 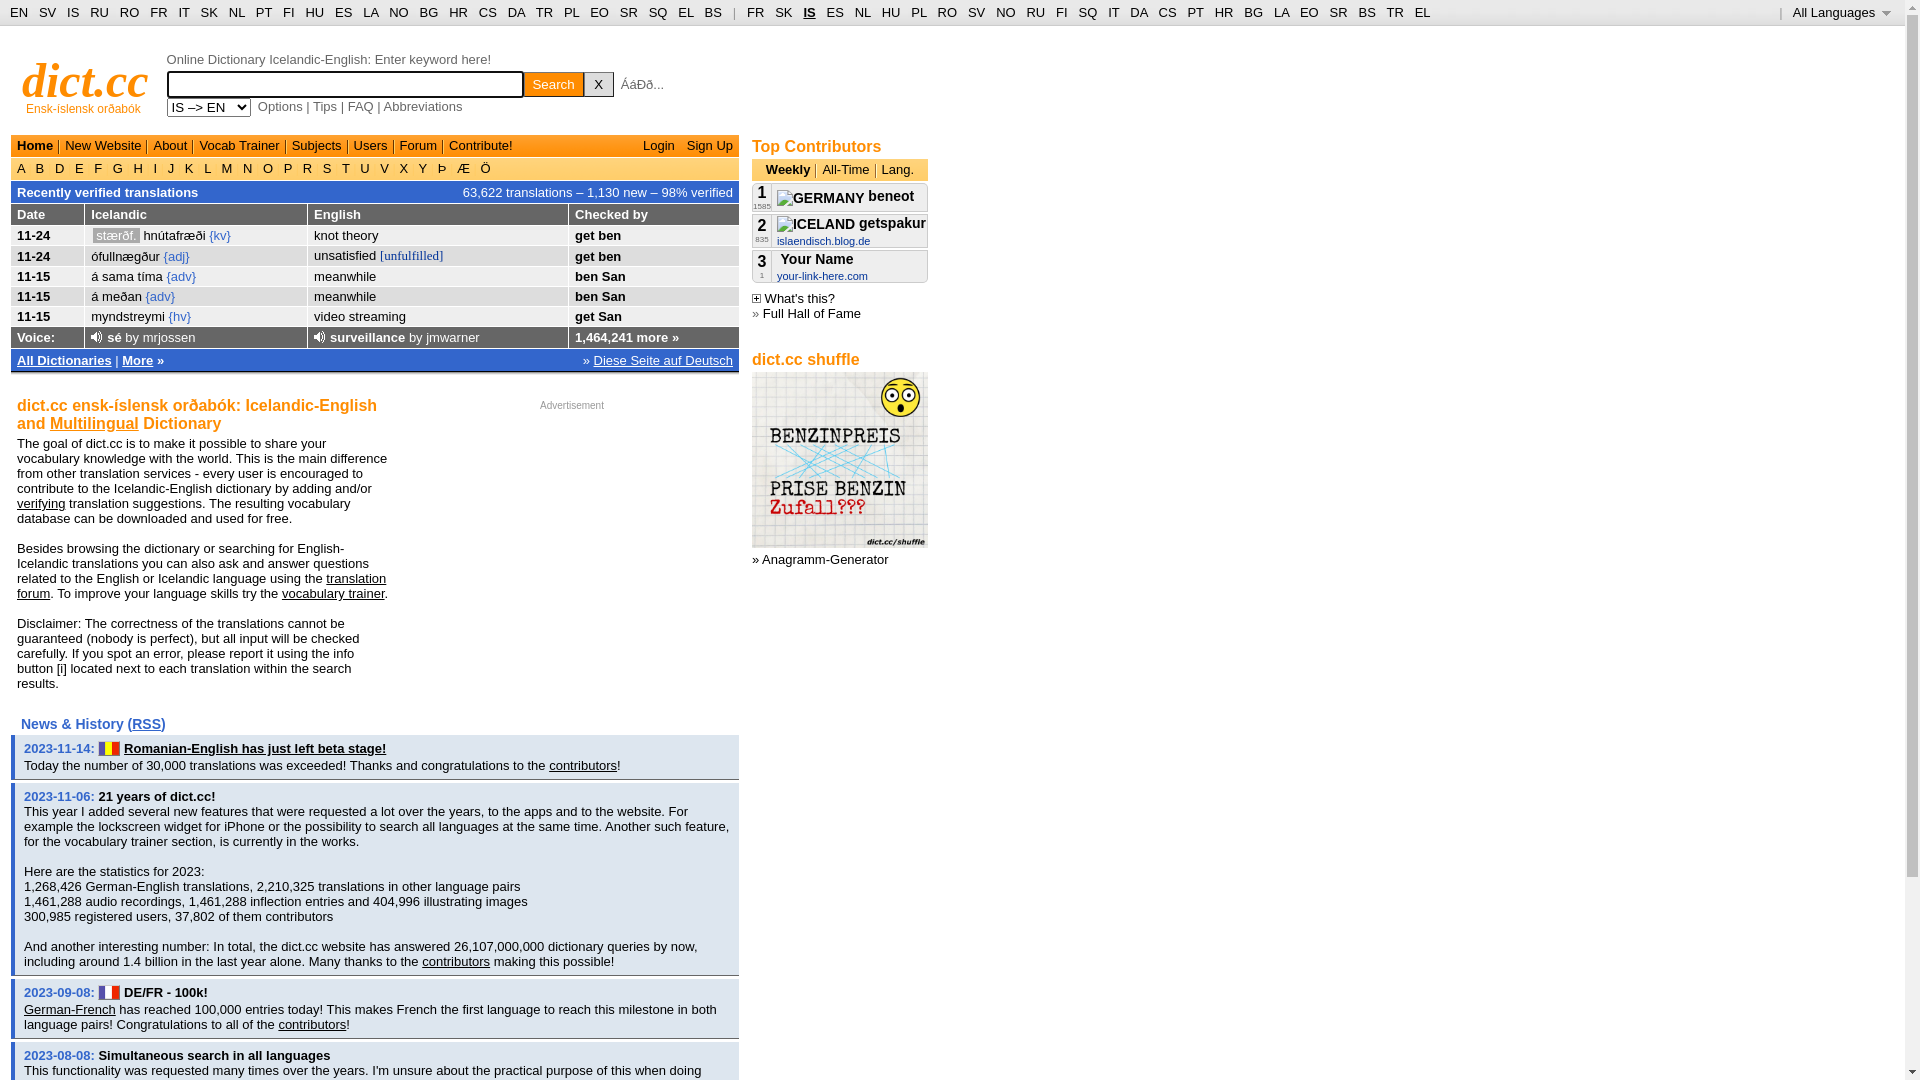 I want to click on 'D', so click(x=51, y=167).